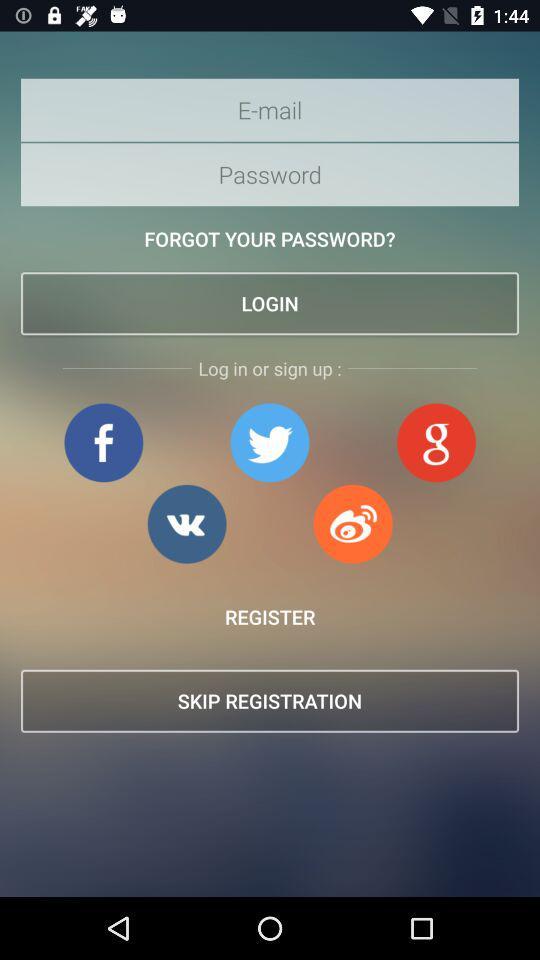 The image size is (540, 960). What do you see at coordinates (270, 239) in the screenshot?
I see `the forgot your password? item` at bounding box center [270, 239].